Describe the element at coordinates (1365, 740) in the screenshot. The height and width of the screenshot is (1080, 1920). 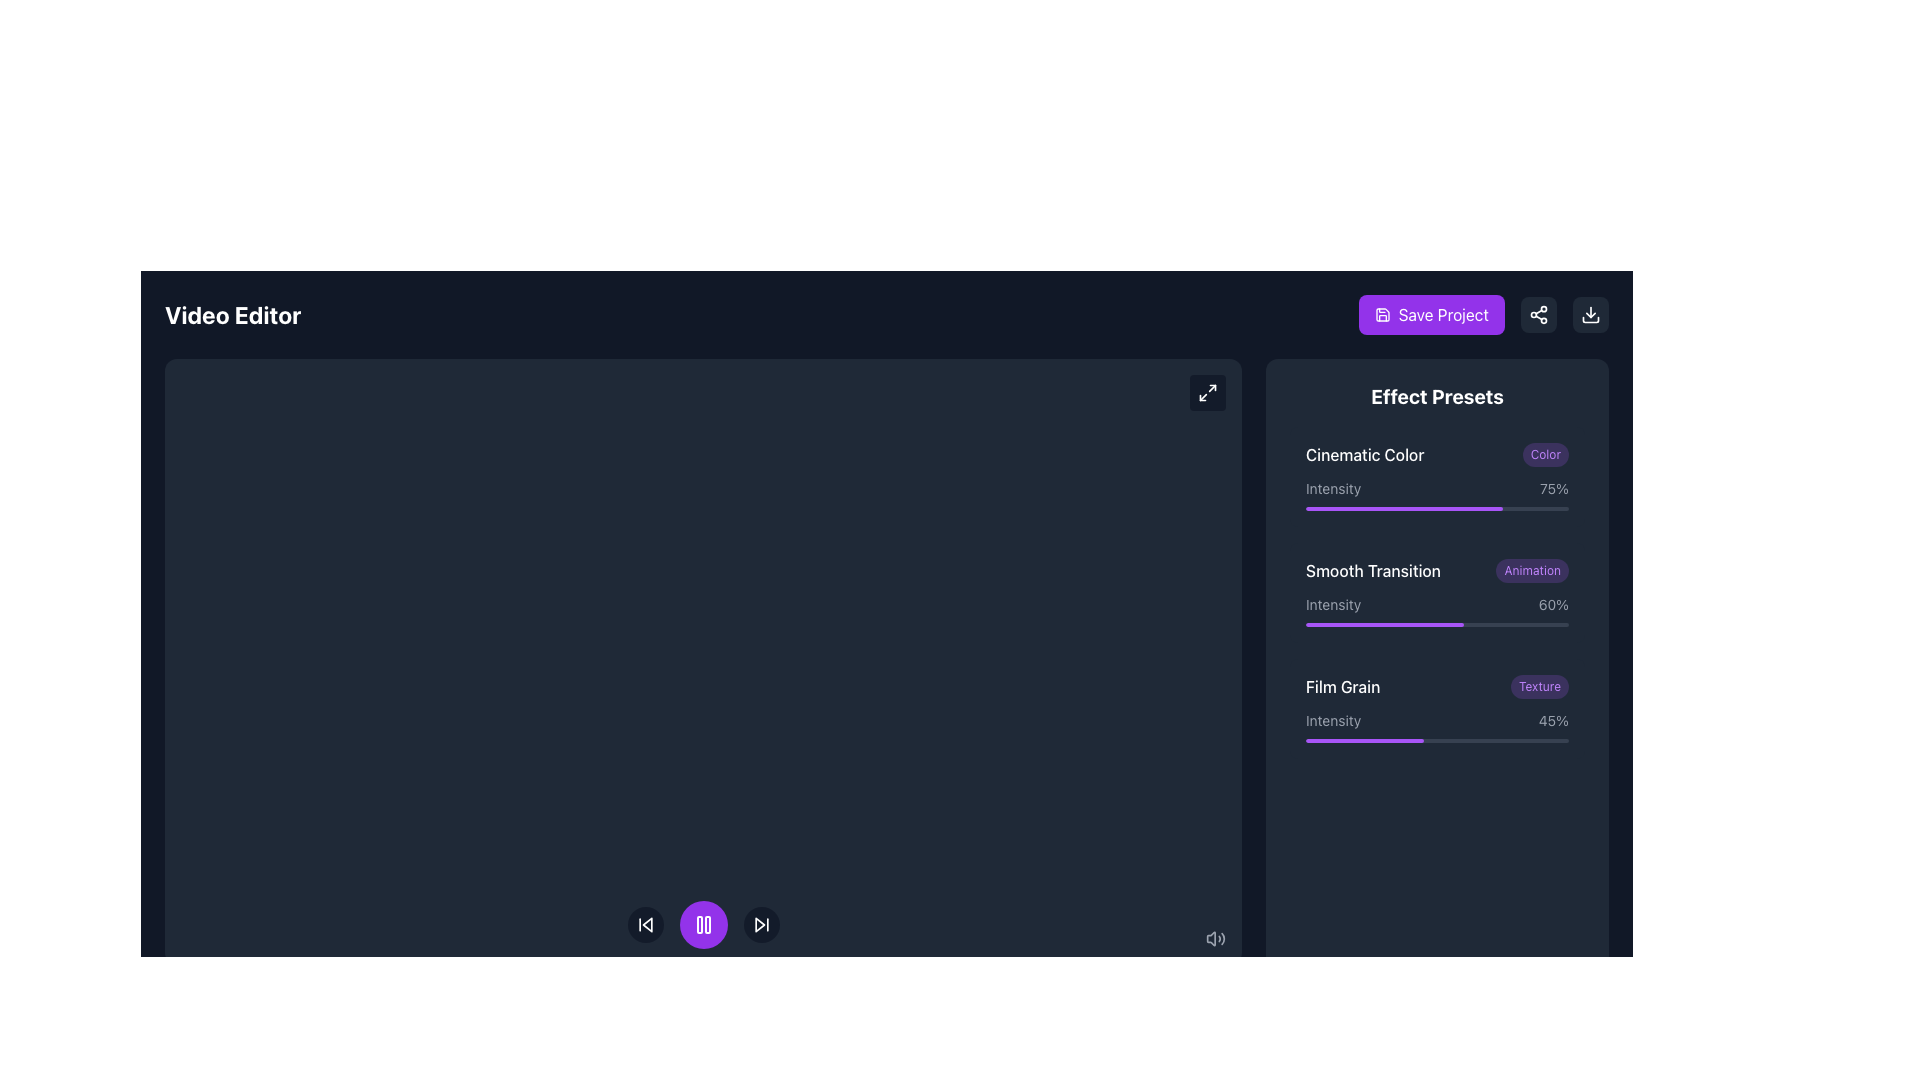
I see `the intensity slider` at that location.